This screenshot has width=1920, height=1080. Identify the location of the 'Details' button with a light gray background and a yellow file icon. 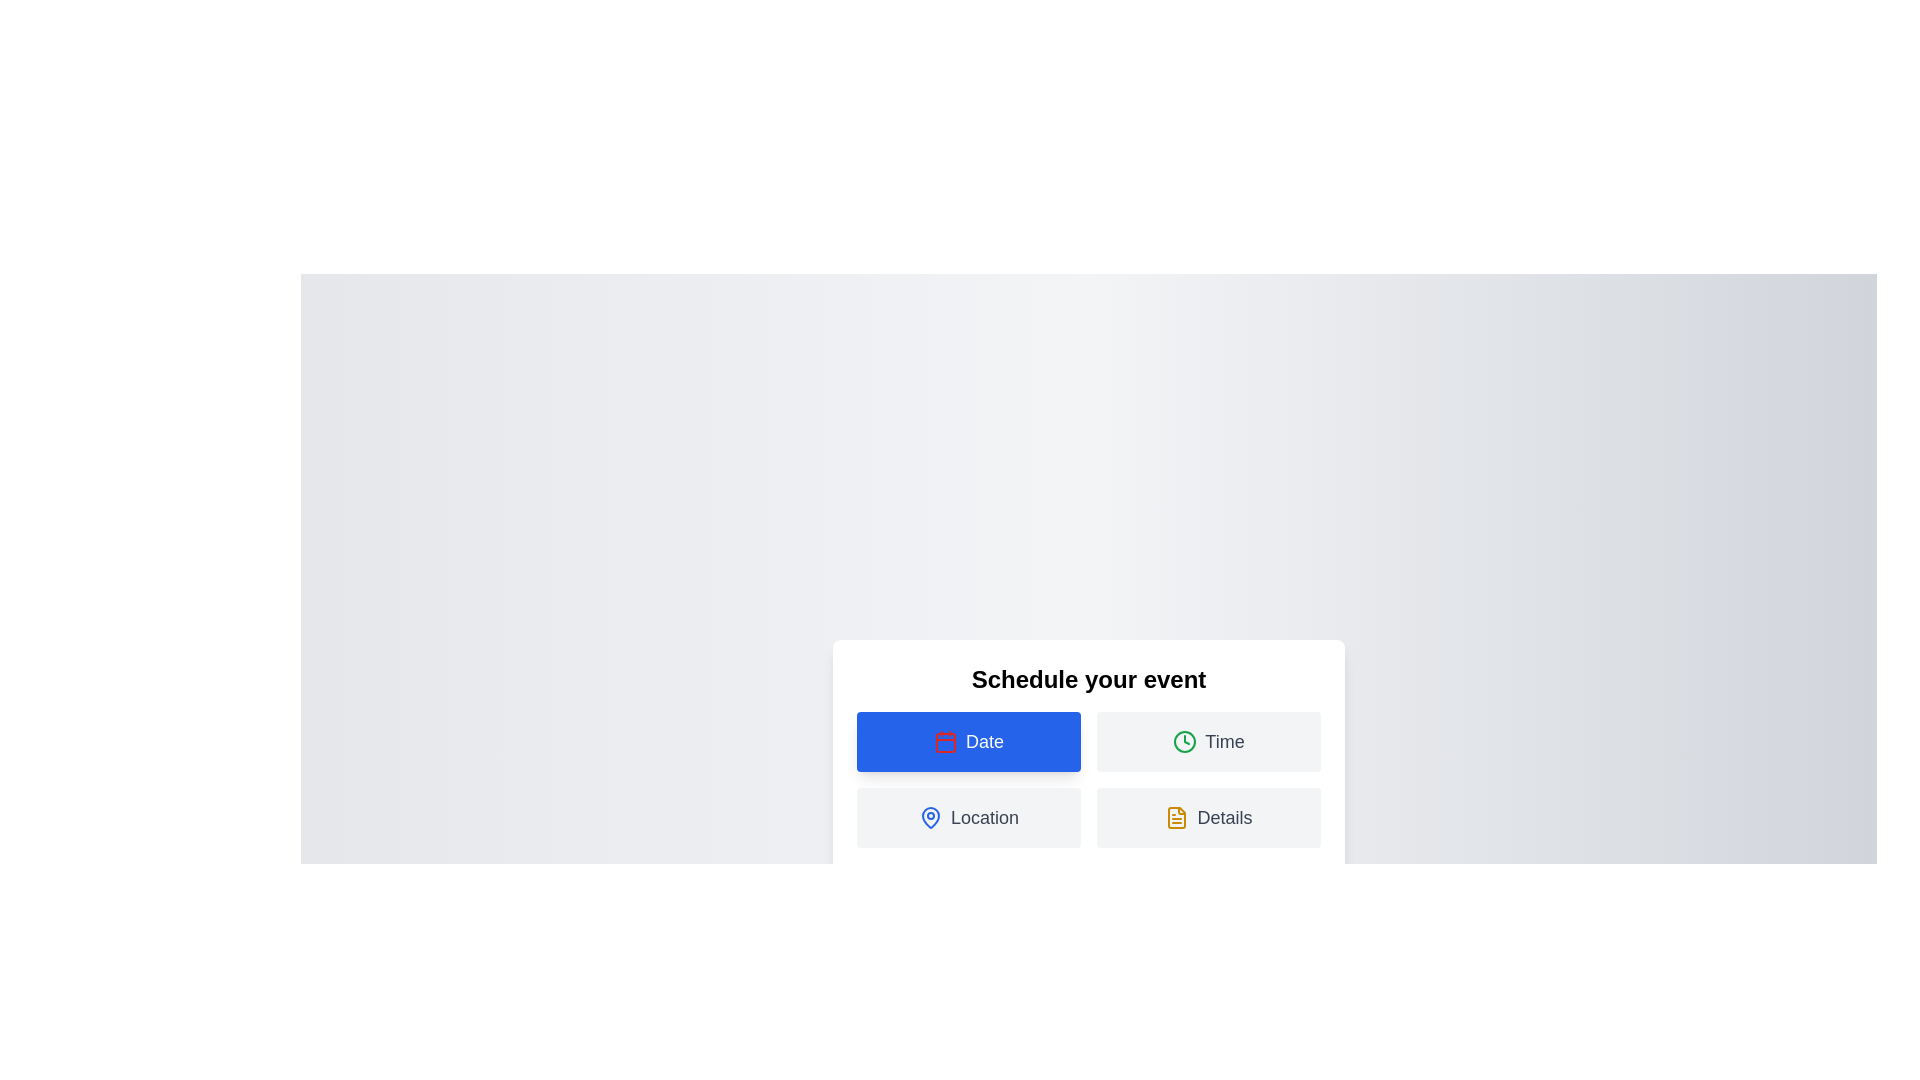
(1208, 817).